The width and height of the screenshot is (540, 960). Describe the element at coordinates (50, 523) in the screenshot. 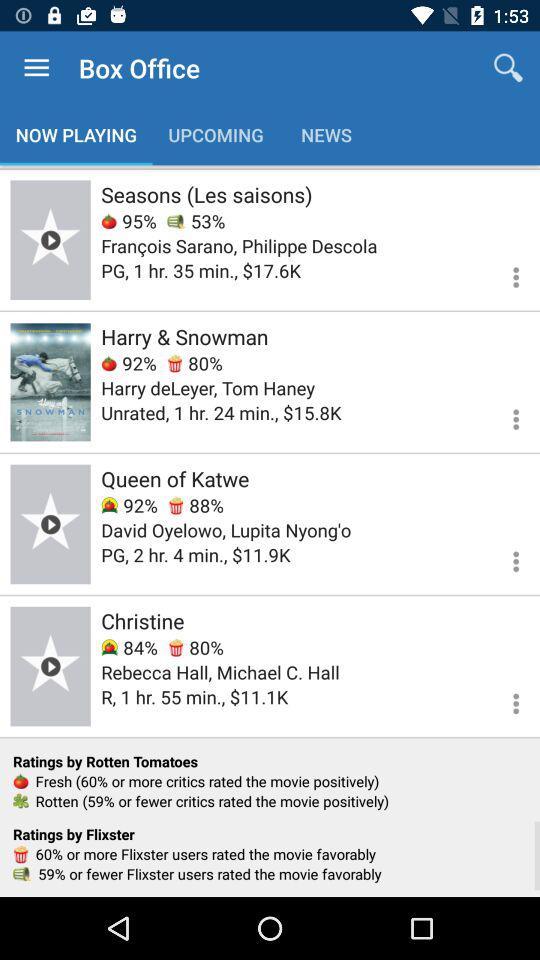

I see `check the page` at that location.